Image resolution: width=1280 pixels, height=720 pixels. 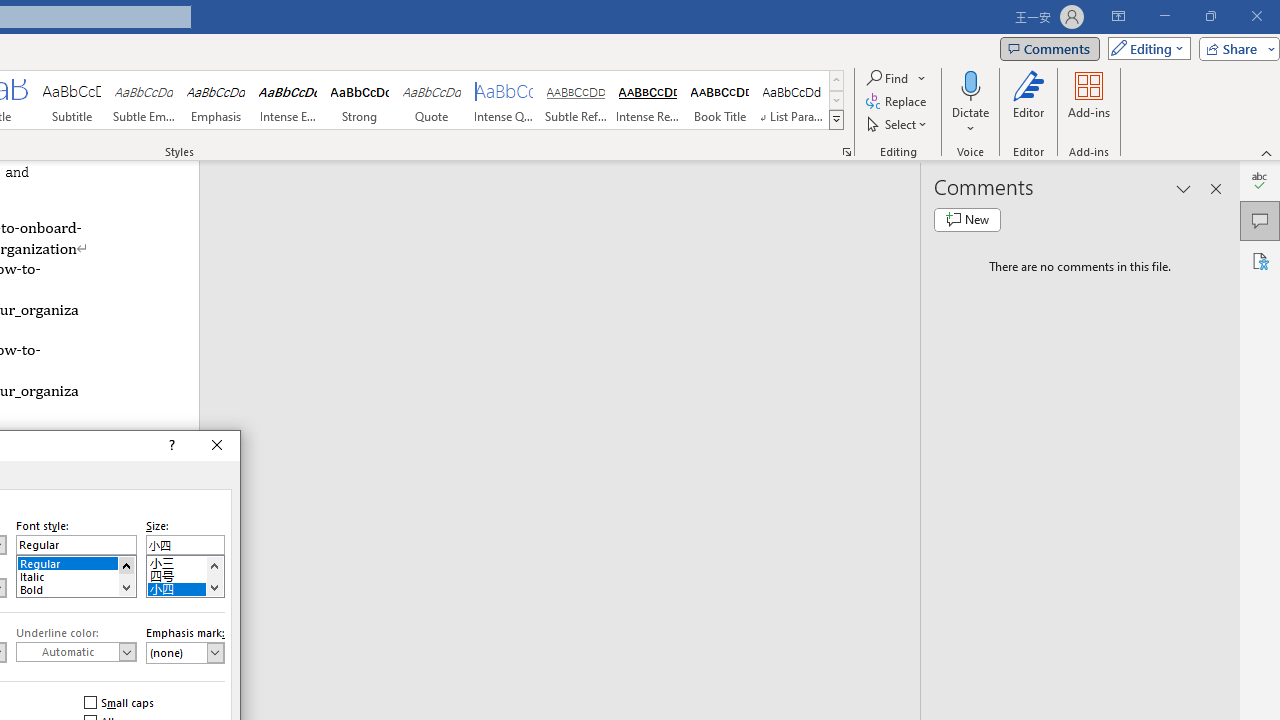 What do you see at coordinates (287, 100) in the screenshot?
I see `'Intense Emphasis'` at bounding box center [287, 100].